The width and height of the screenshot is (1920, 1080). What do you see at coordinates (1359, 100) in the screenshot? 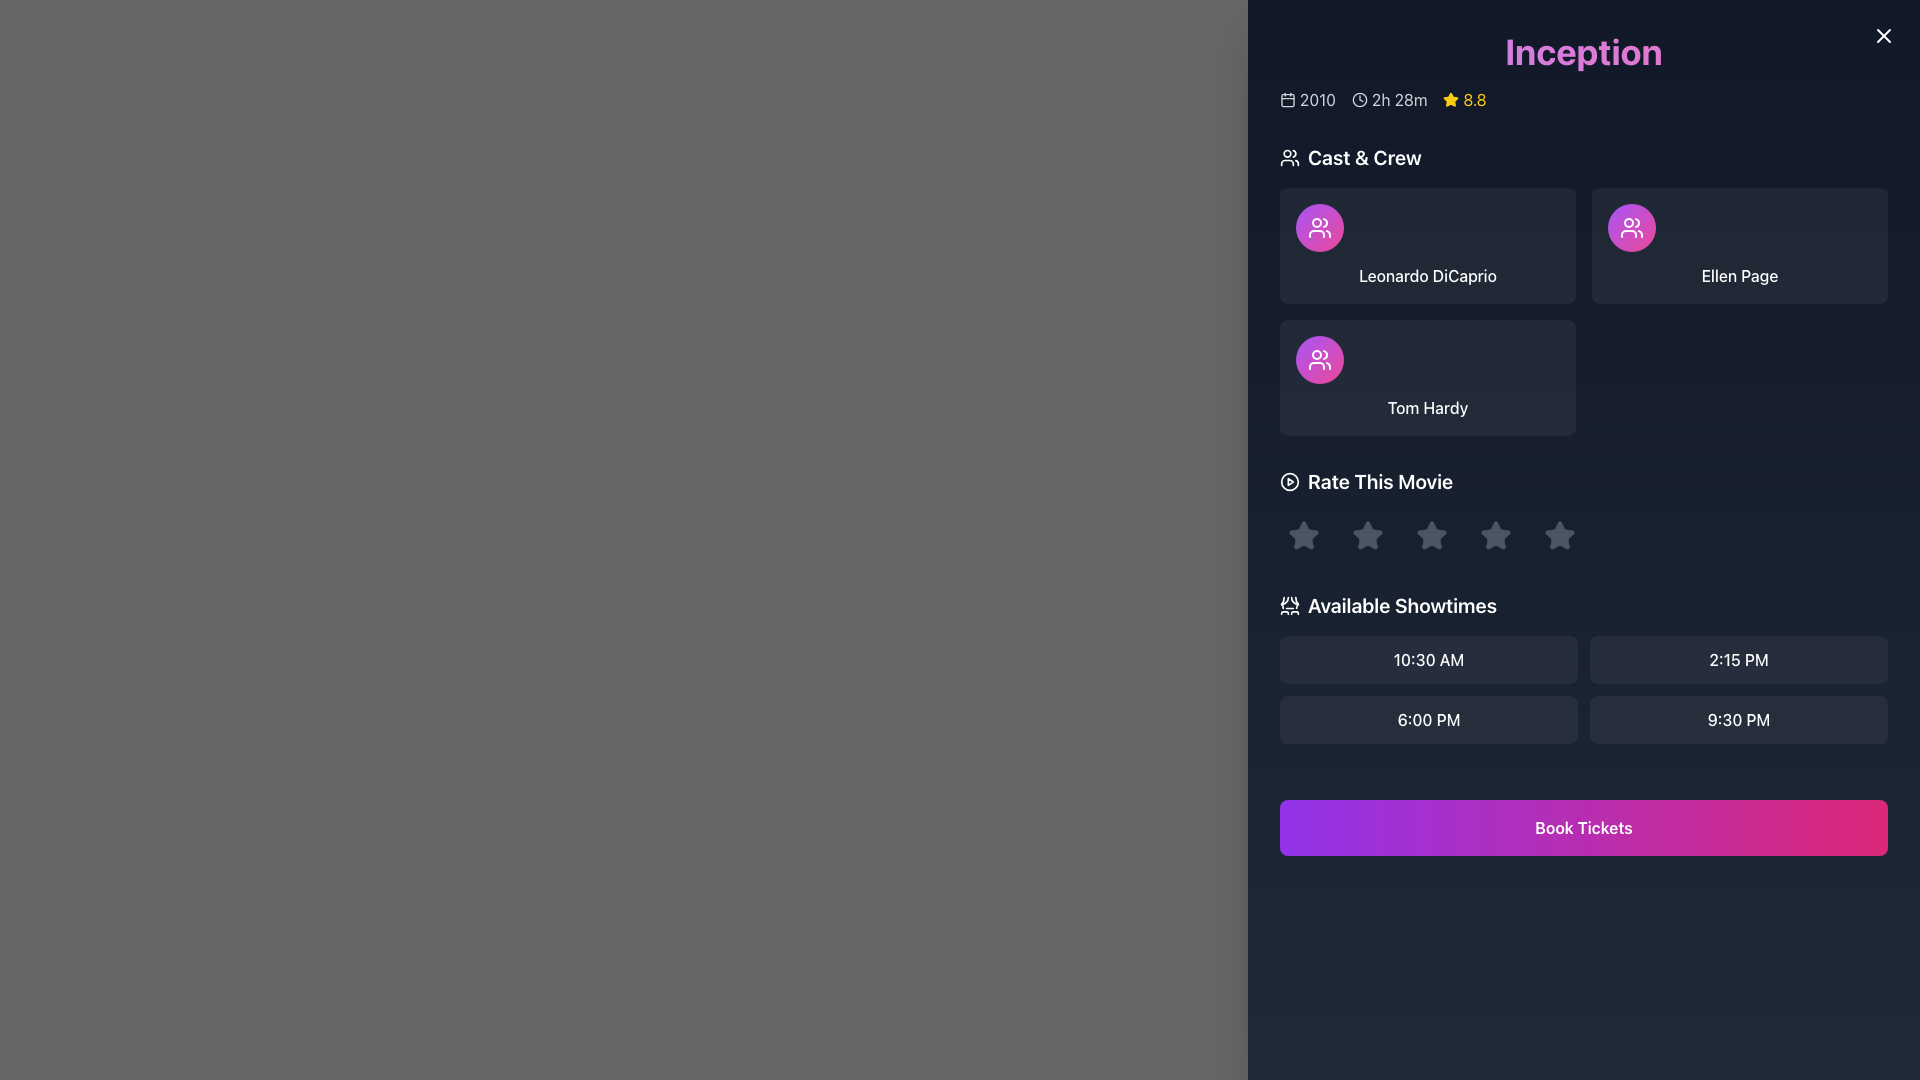
I see `the non-interactive decorative SVG clock icon located at the top-center of the interface, next to the text '2h 28m'` at bounding box center [1359, 100].